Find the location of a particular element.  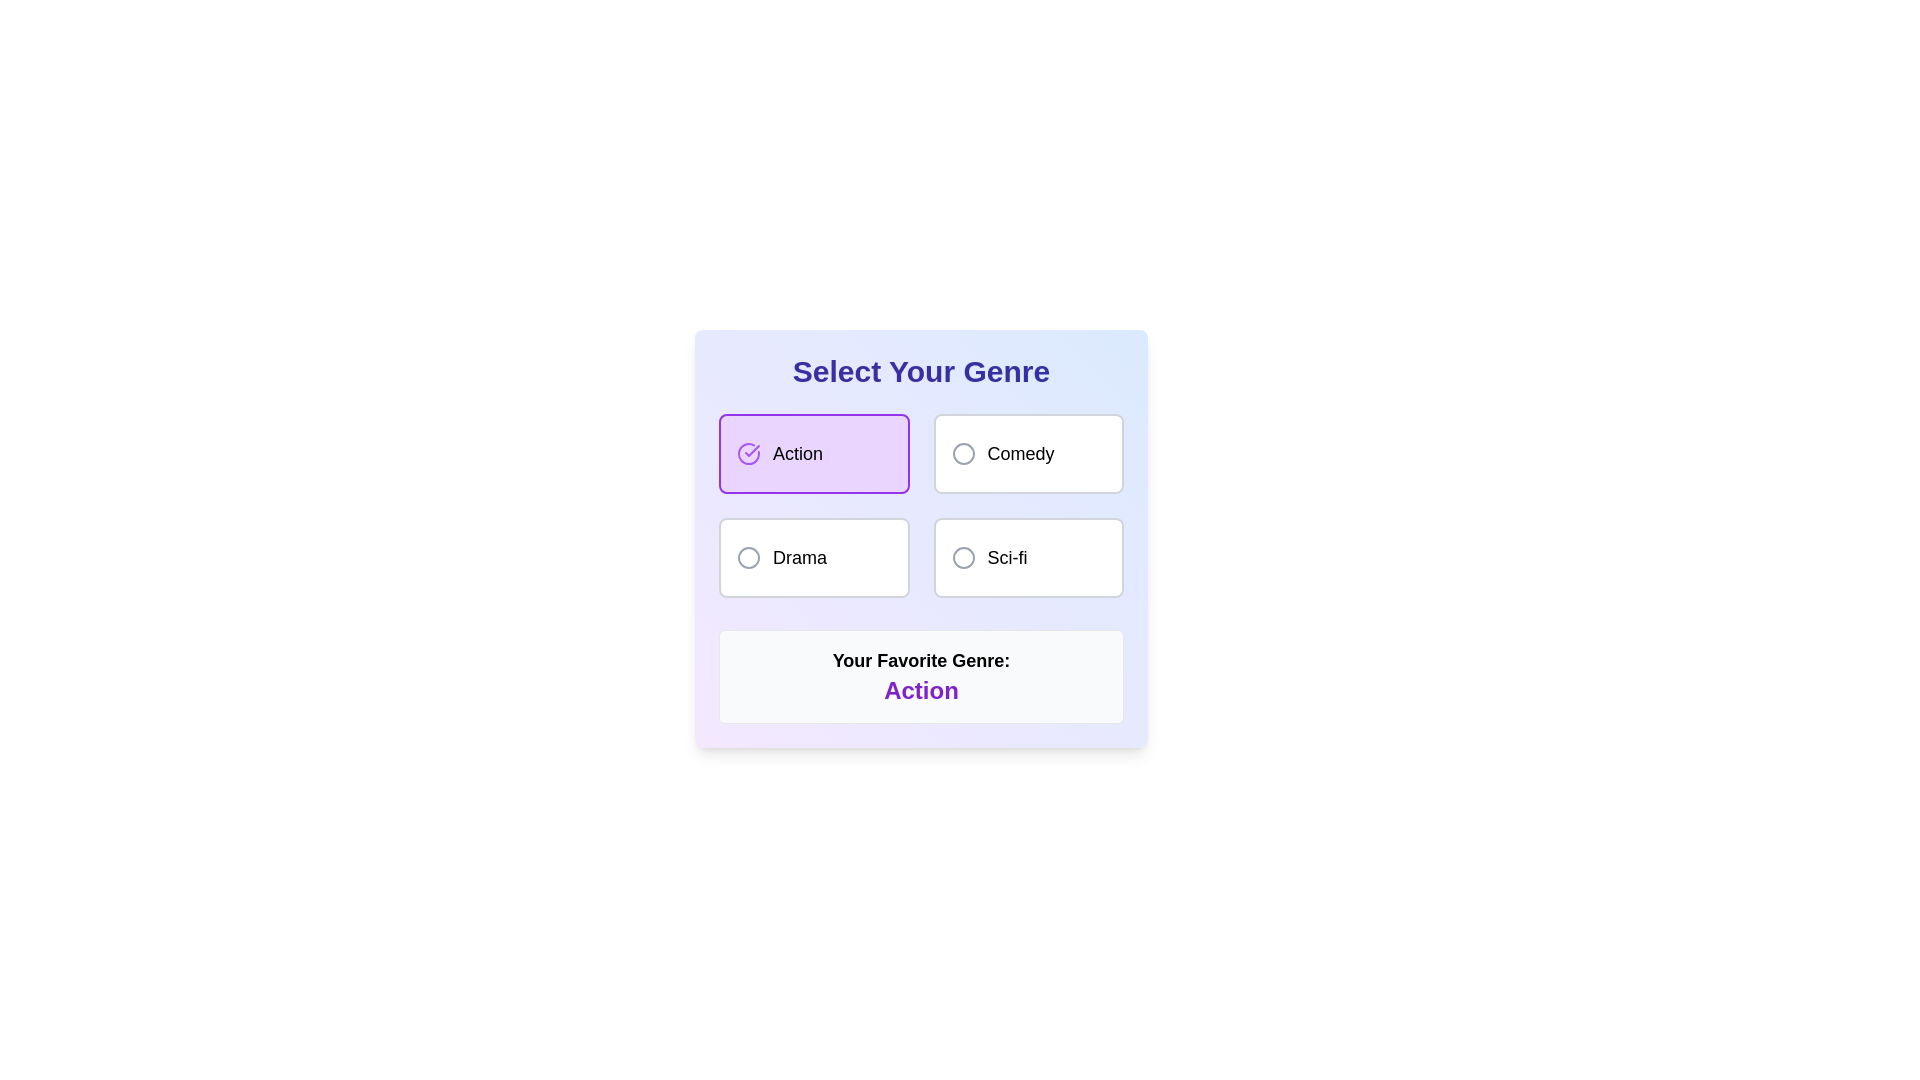

the Radio Button Indicator for the 'Drama' option, which is a circular outline with a 10-unit radius, located in the middle left part of the dialog box labeled 'Select Your Genre' is located at coordinates (747, 558).